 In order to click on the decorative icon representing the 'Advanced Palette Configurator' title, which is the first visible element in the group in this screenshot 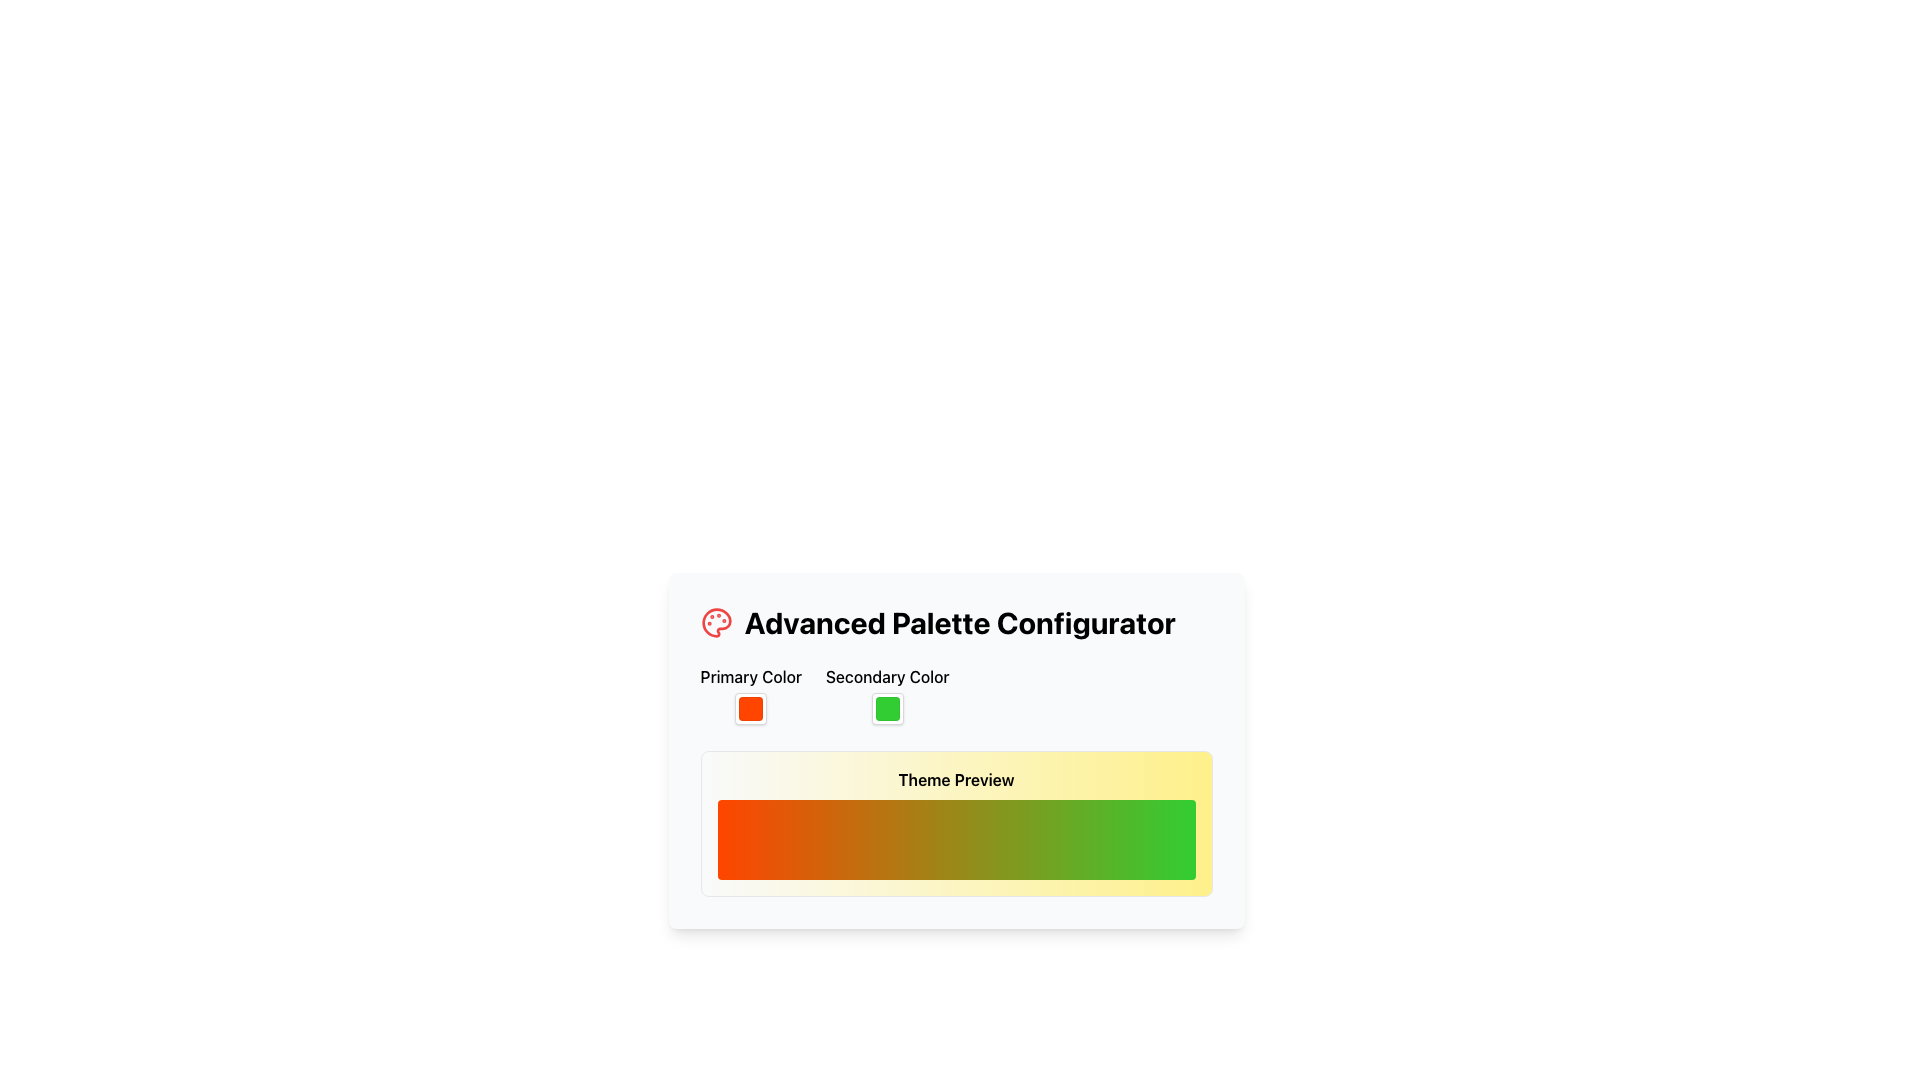, I will do `click(716, 622)`.